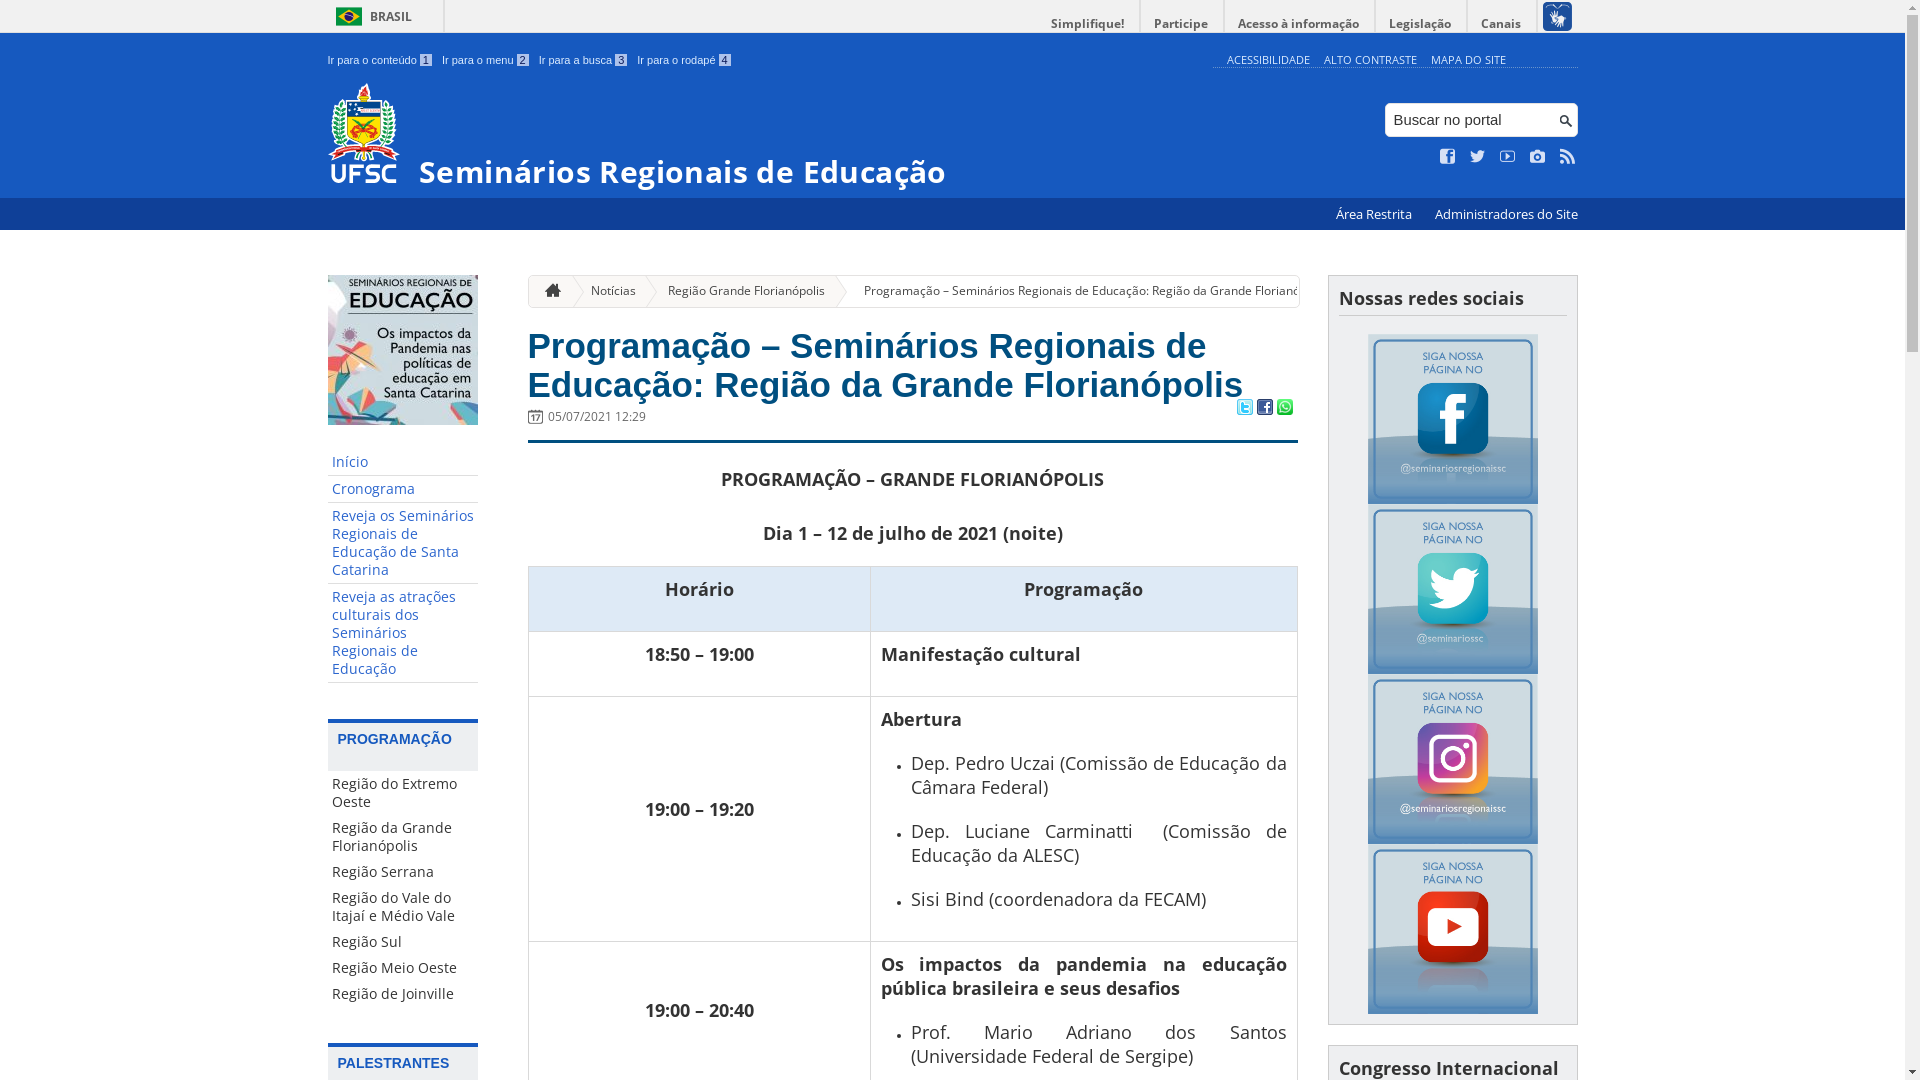 Image resolution: width=1920 pixels, height=1080 pixels. I want to click on 'Cronograma', so click(402, 489).